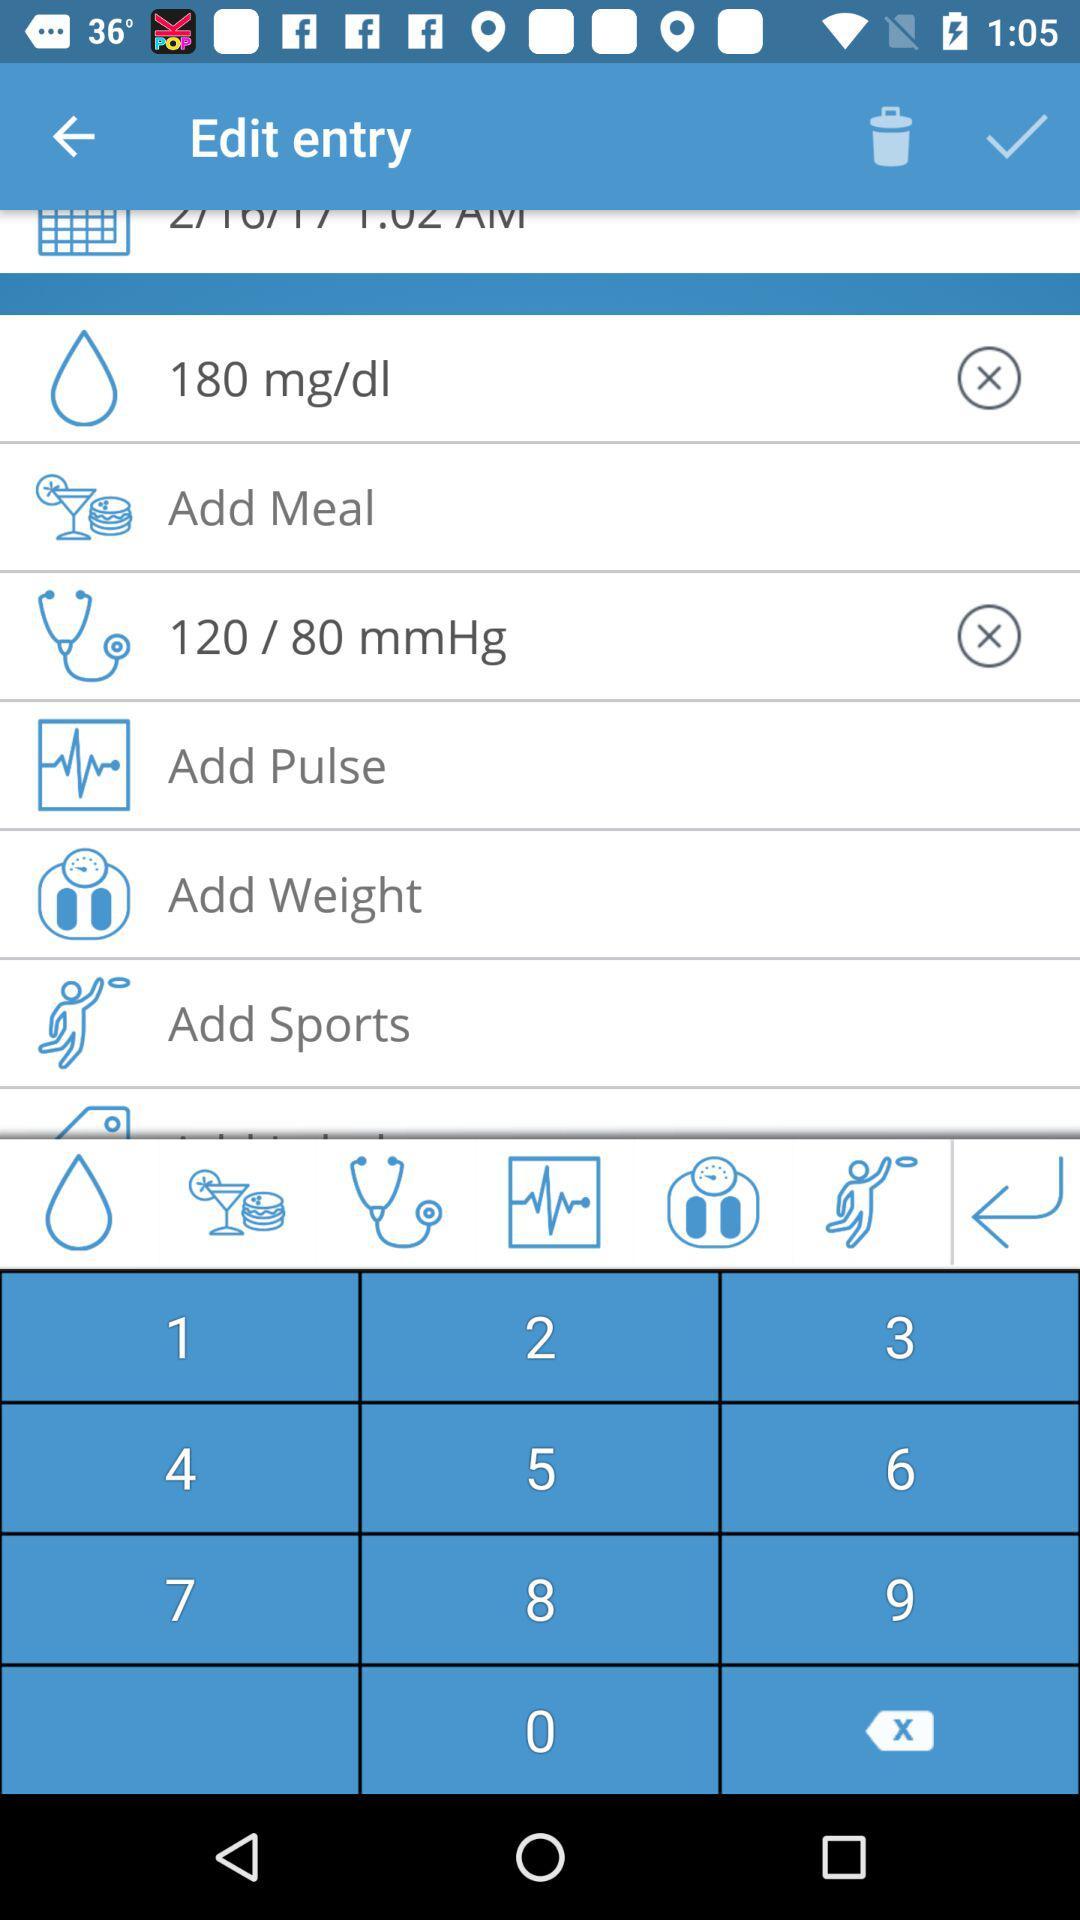  What do you see at coordinates (987, 635) in the screenshot?
I see `the close icon` at bounding box center [987, 635].